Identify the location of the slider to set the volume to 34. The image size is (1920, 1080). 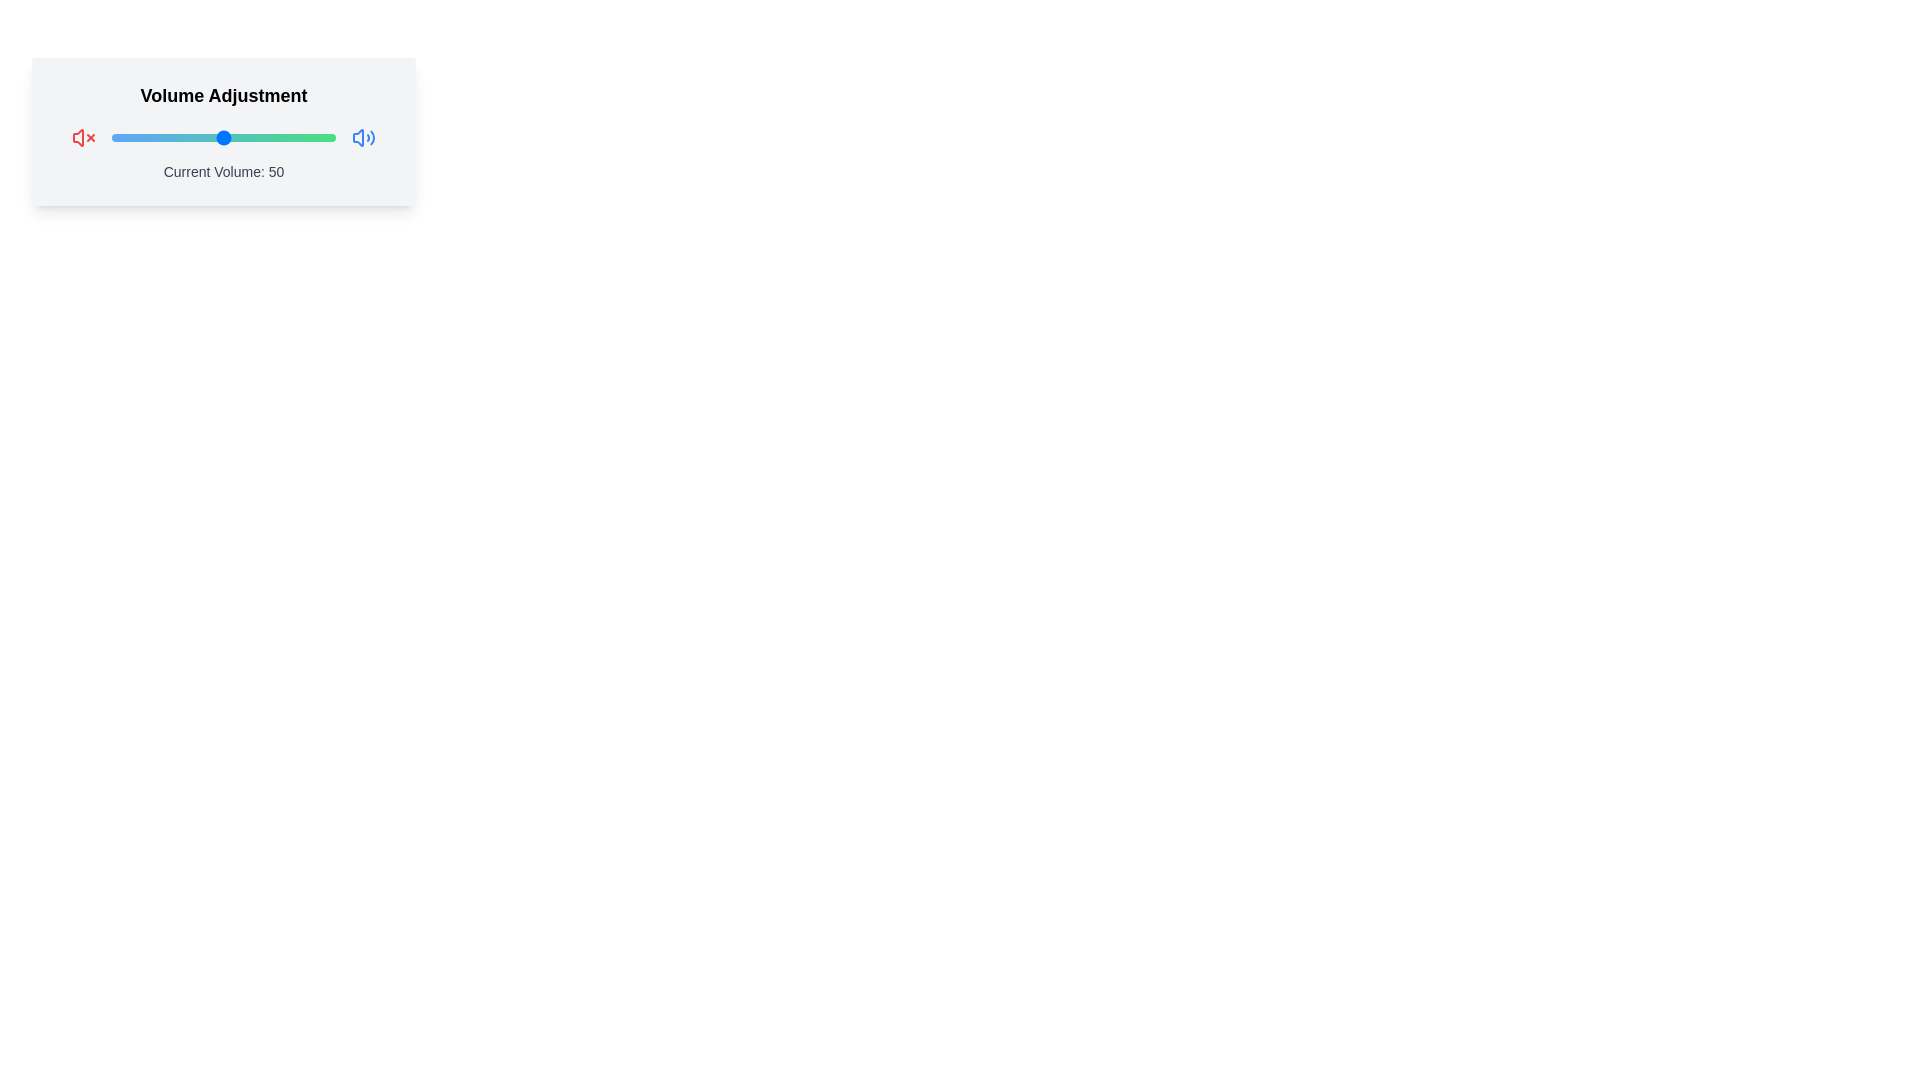
(188, 137).